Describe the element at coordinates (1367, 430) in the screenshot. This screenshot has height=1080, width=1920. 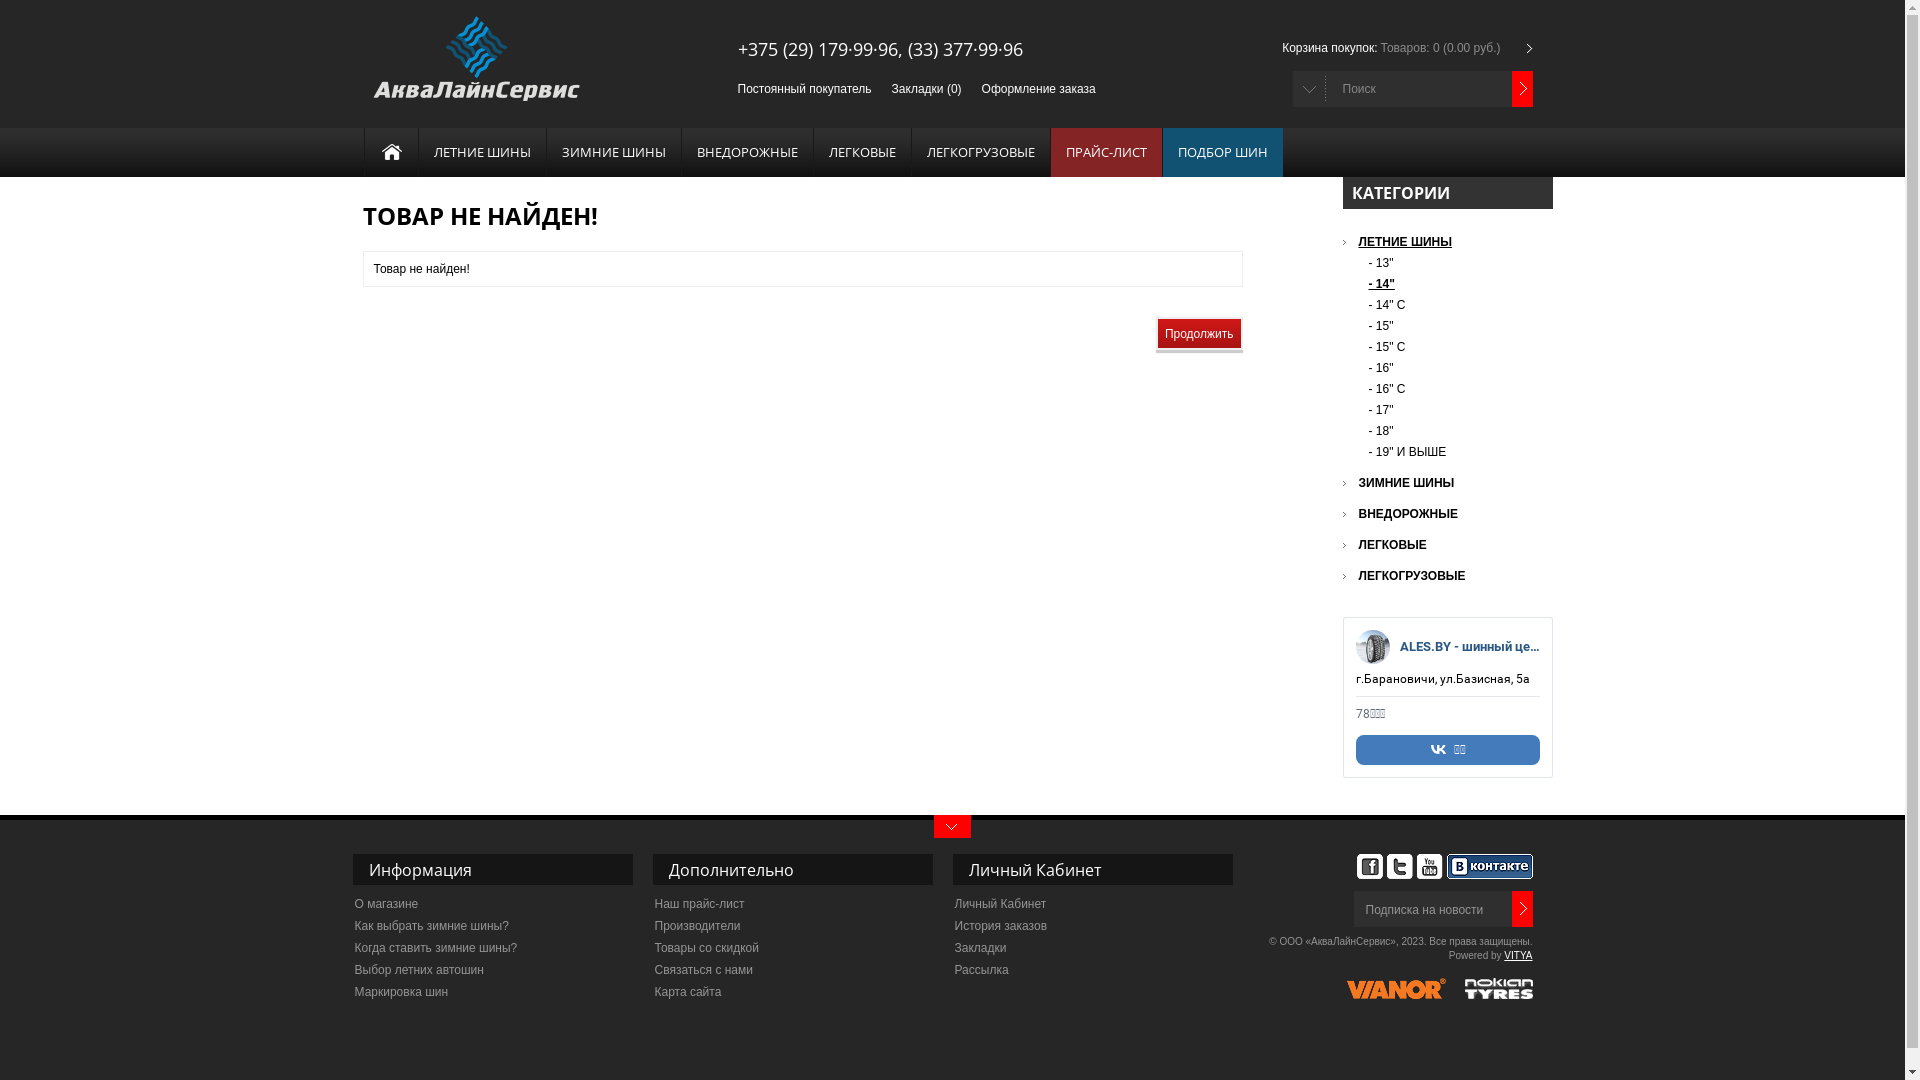
I see `'- 18"'` at that location.